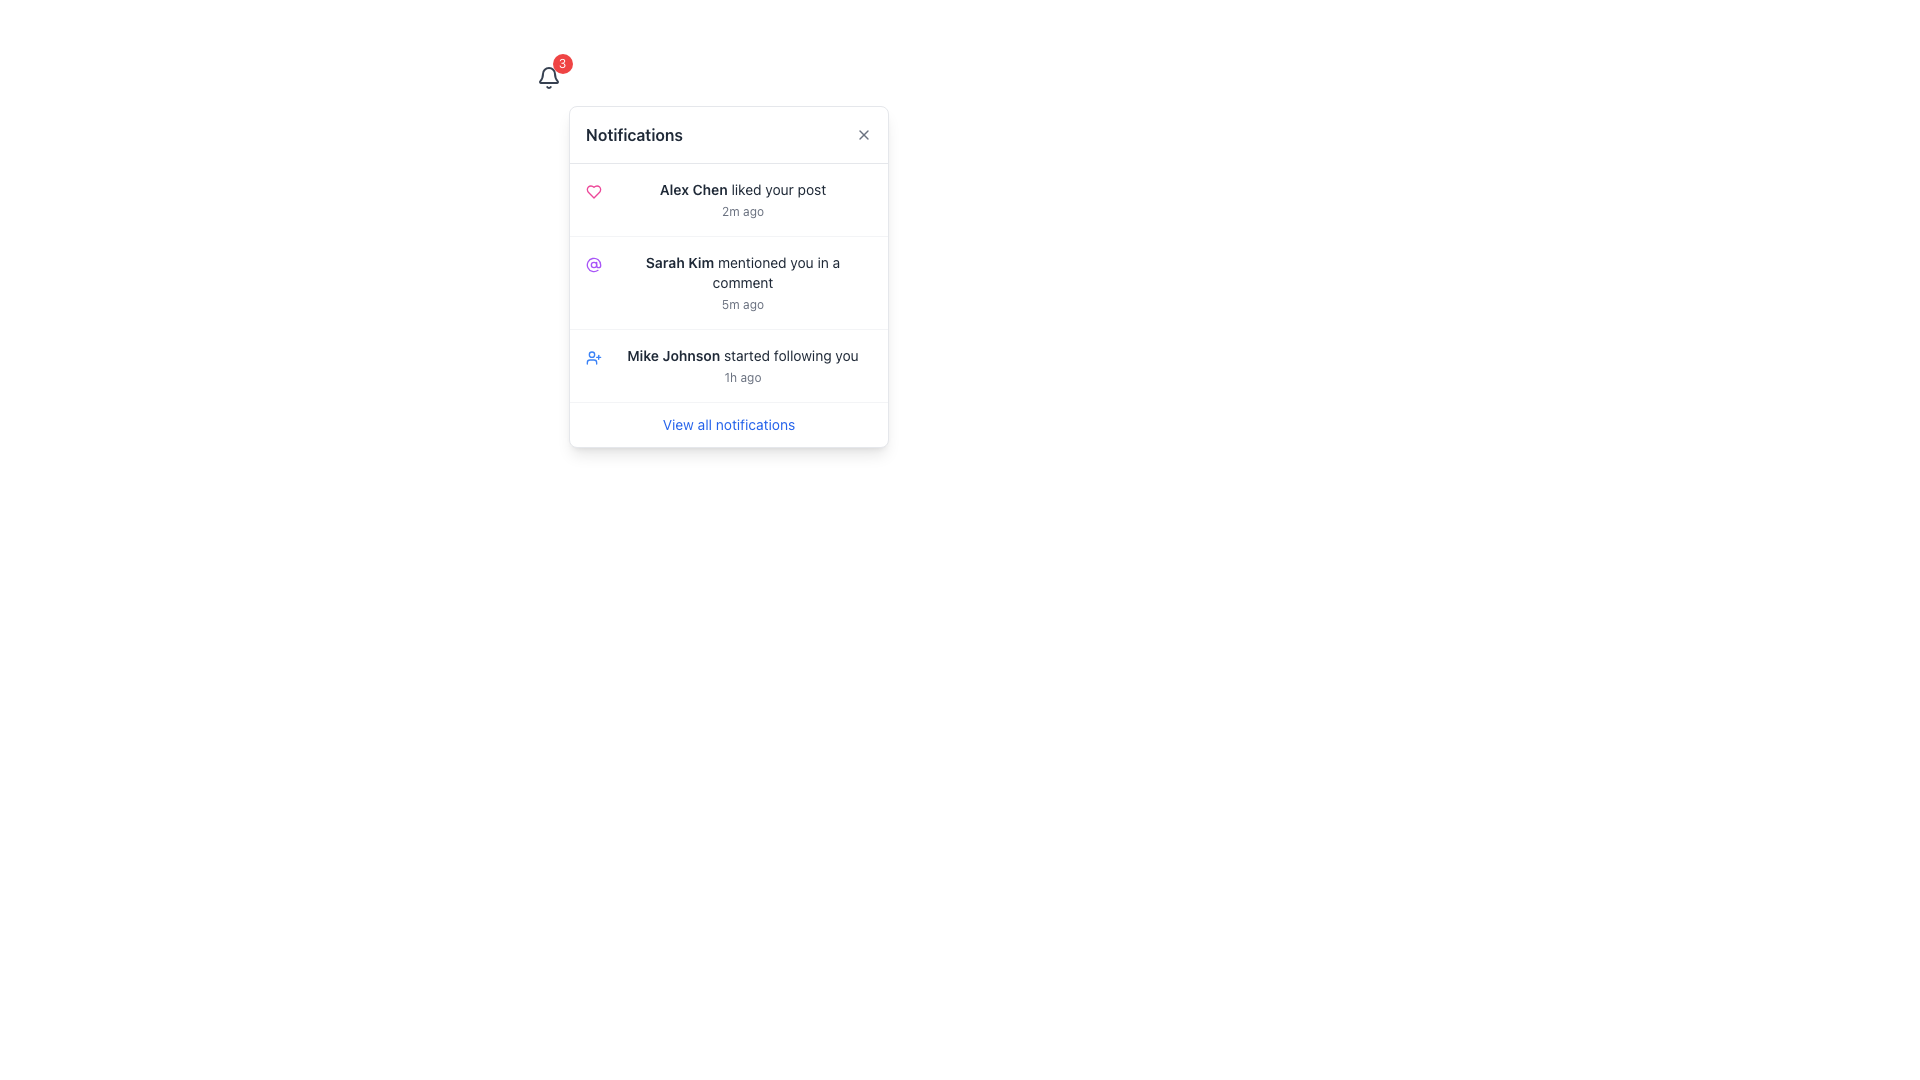  Describe the element at coordinates (864, 135) in the screenshot. I see `the small 'X' icon button located in the top right corner of the notifications card` at that location.